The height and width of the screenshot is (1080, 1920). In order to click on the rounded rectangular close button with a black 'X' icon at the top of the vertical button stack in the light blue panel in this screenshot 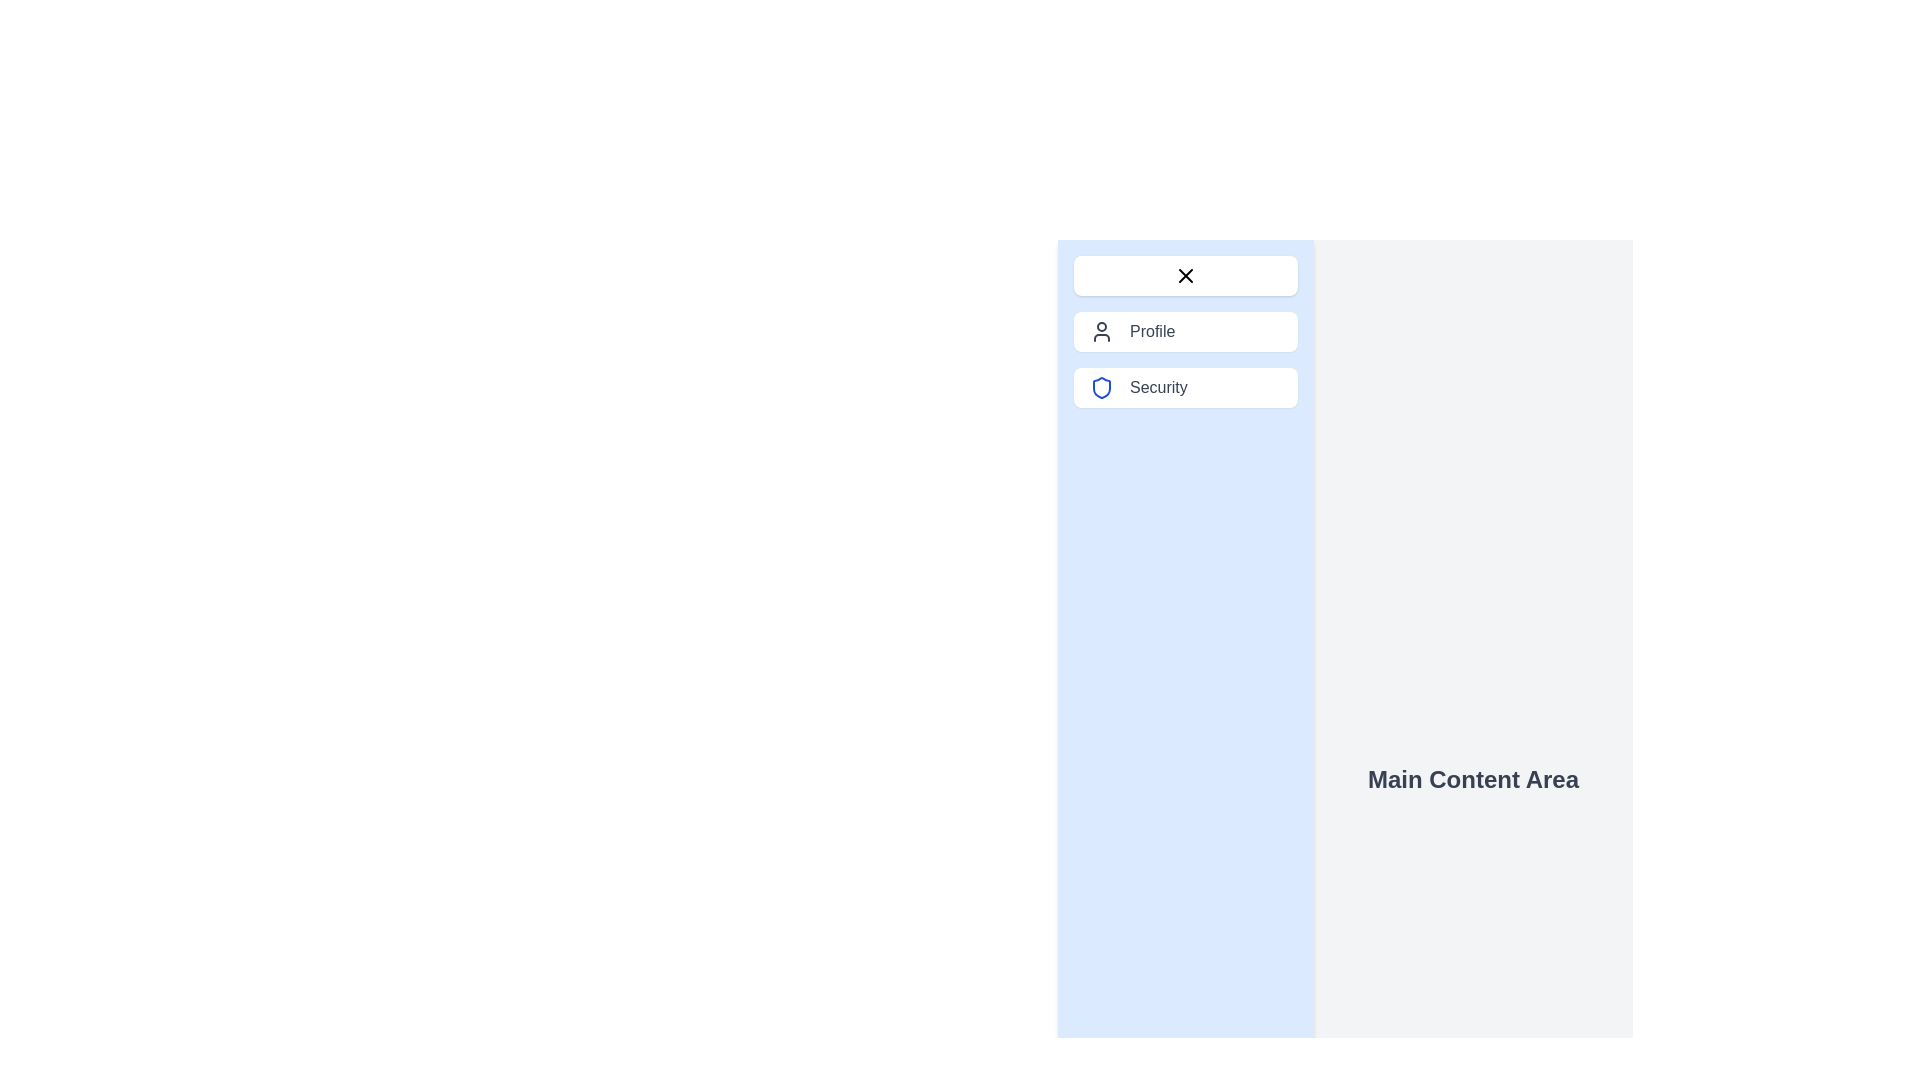, I will do `click(1185, 276)`.